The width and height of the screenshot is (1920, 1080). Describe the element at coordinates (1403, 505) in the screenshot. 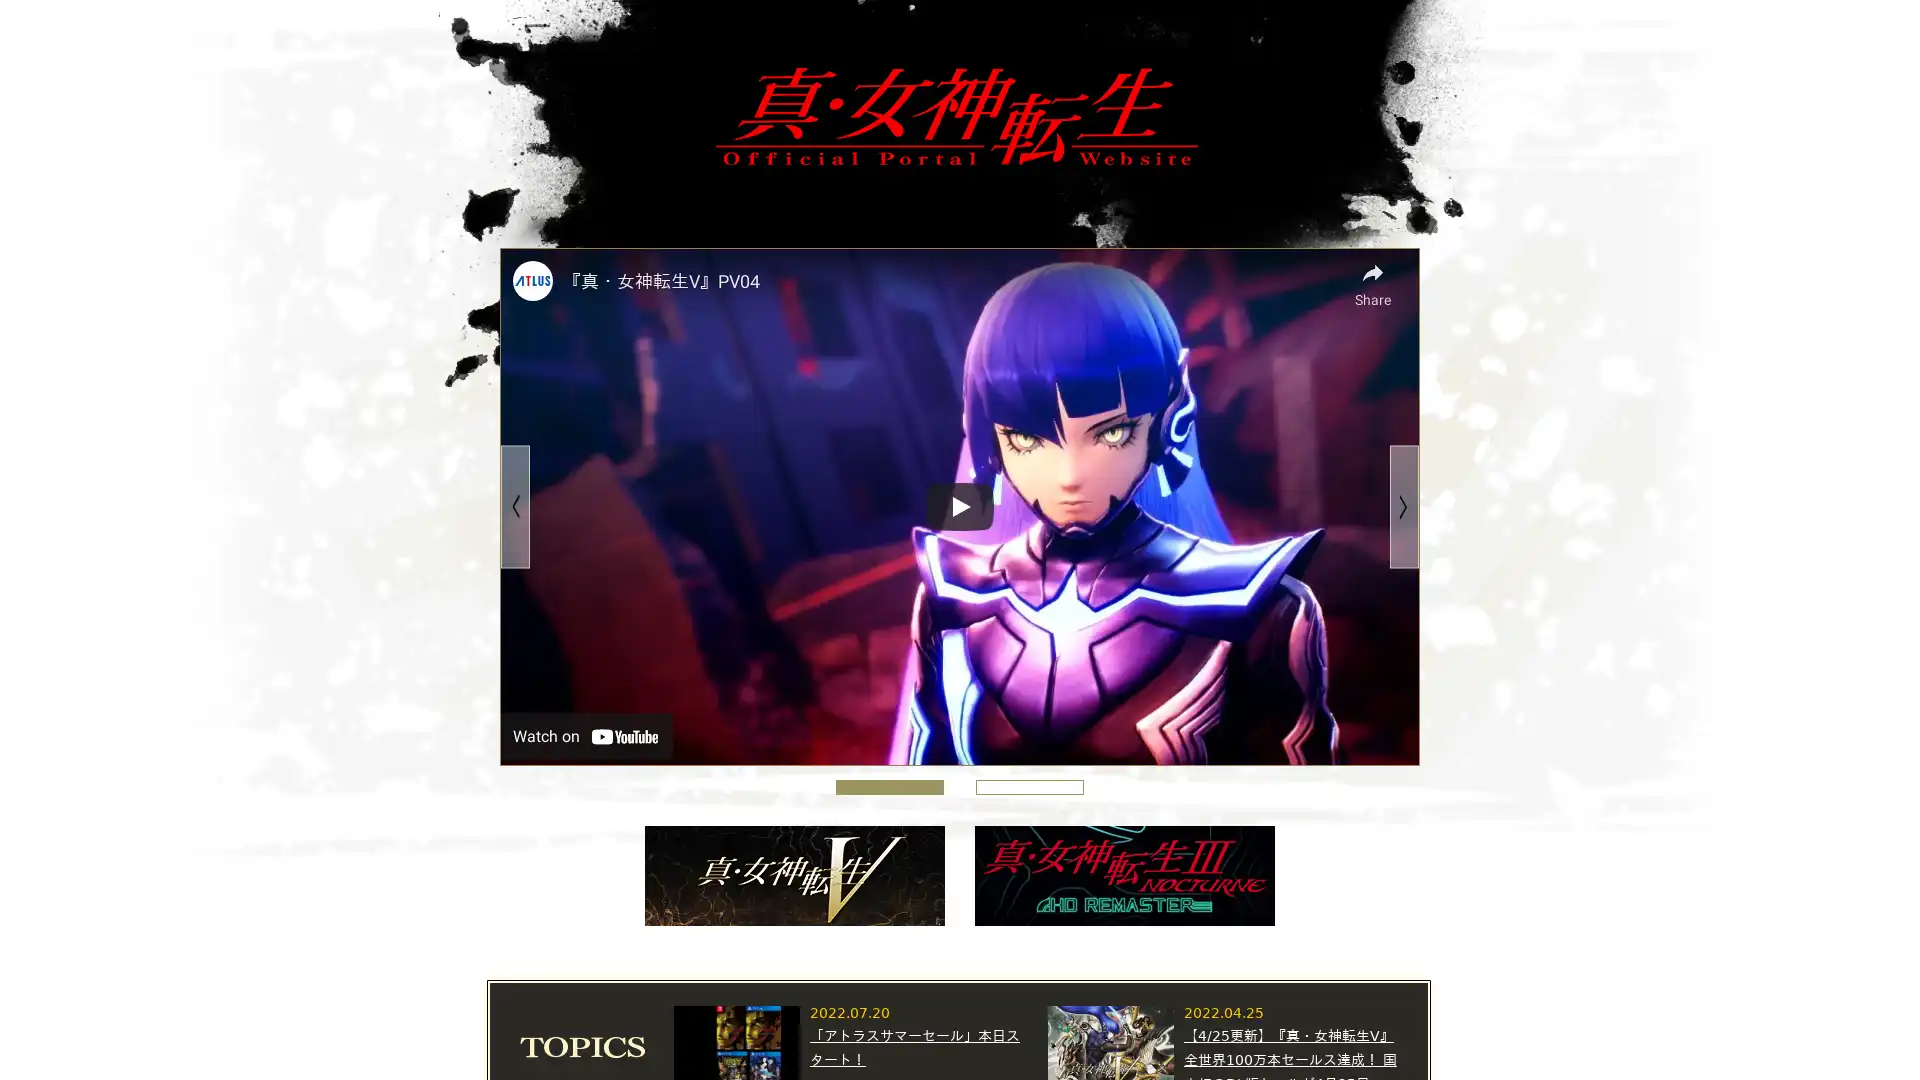

I see `Next` at that location.